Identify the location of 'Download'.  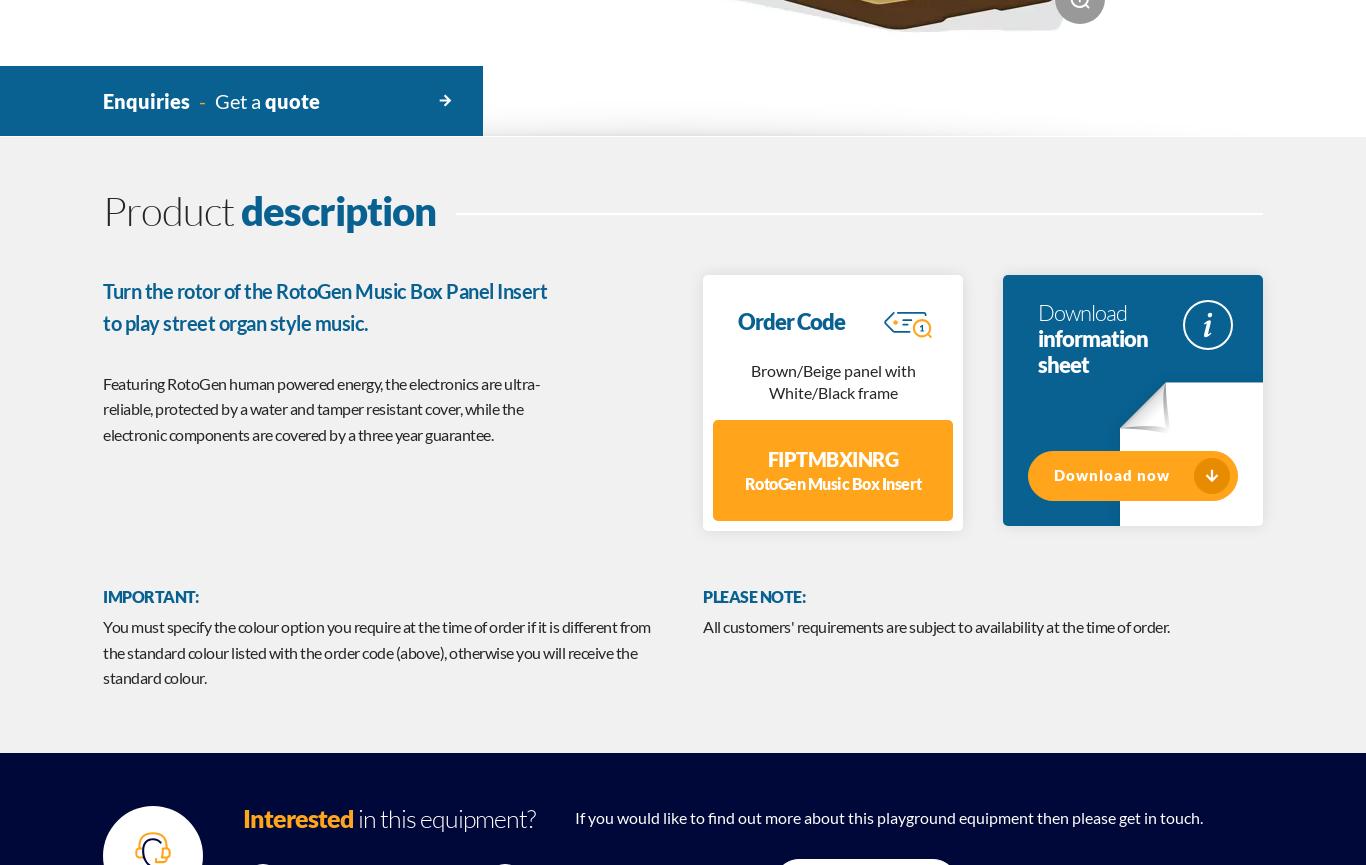
(1081, 311).